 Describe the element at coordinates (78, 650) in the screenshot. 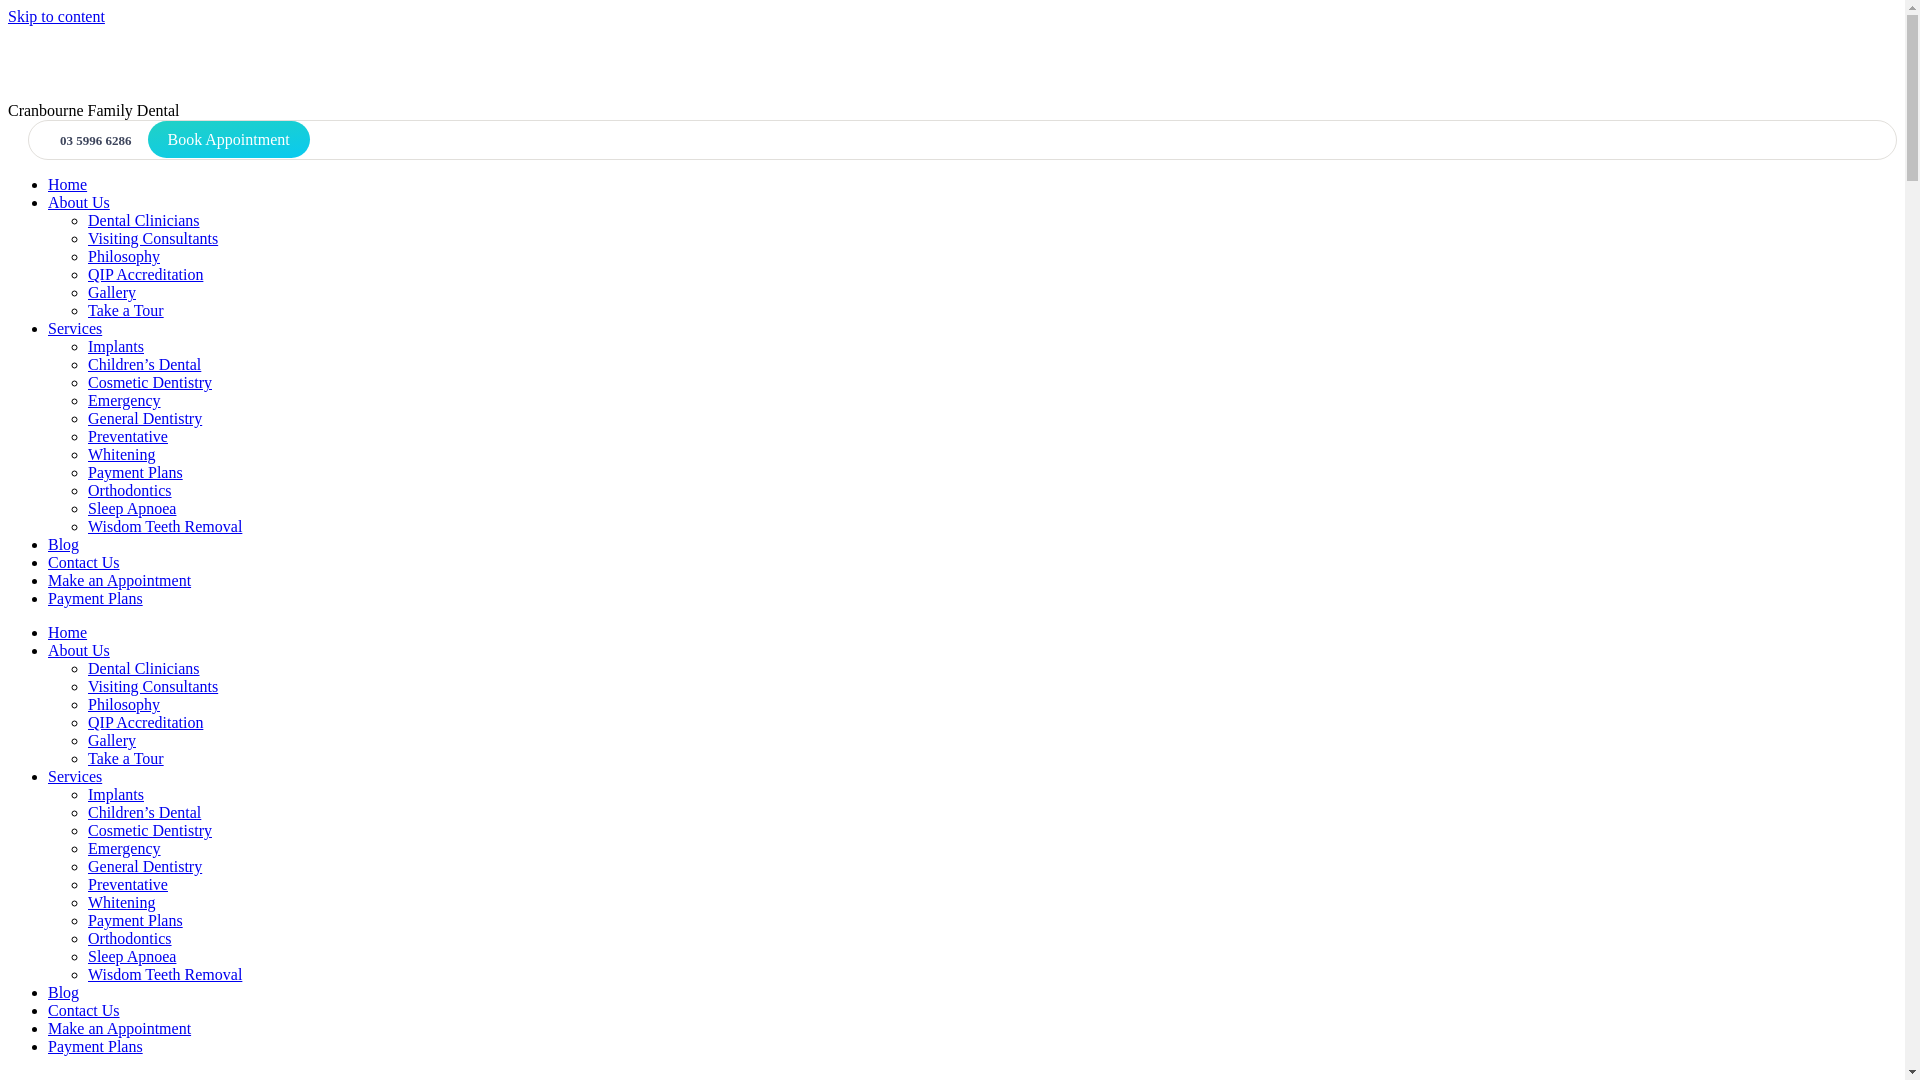

I see `'About Us'` at that location.